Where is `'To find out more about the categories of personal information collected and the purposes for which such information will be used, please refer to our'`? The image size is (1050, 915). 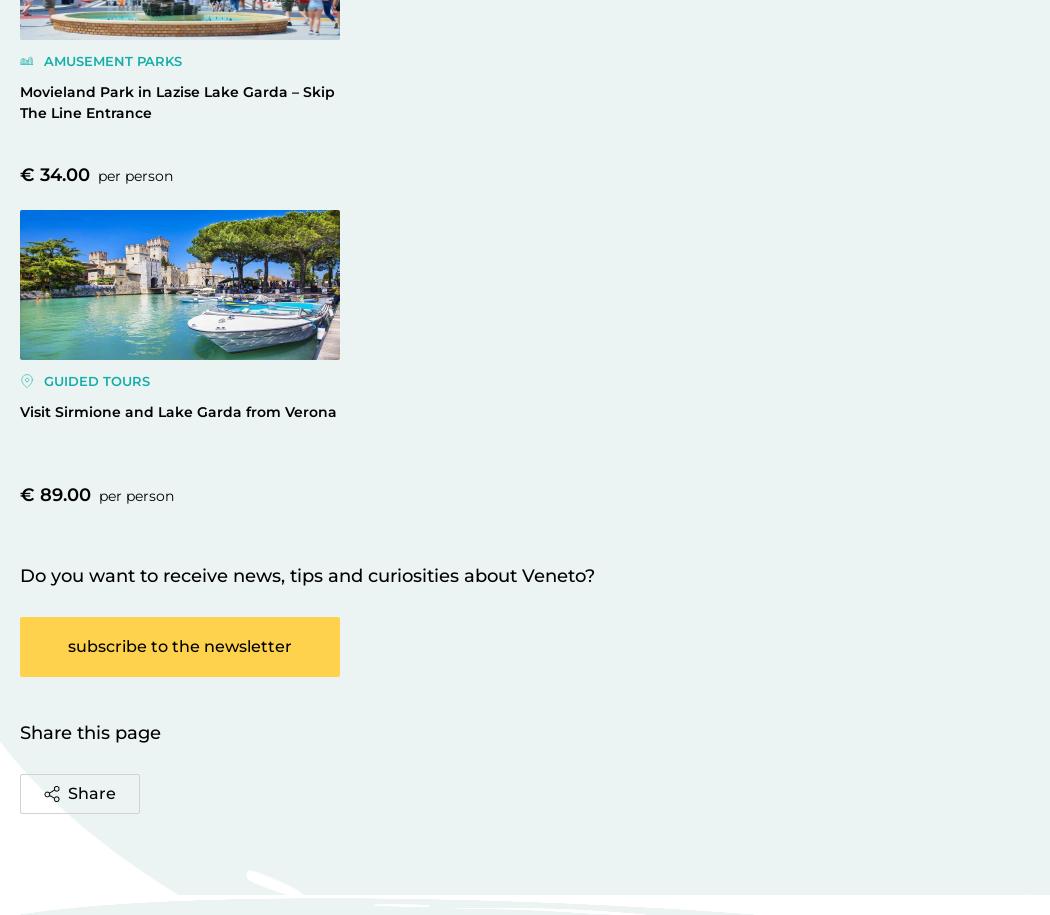
'To find out more about the categories of personal information collected and the purposes for which such information will be used, please refer to our' is located at coordinates (516, 27).